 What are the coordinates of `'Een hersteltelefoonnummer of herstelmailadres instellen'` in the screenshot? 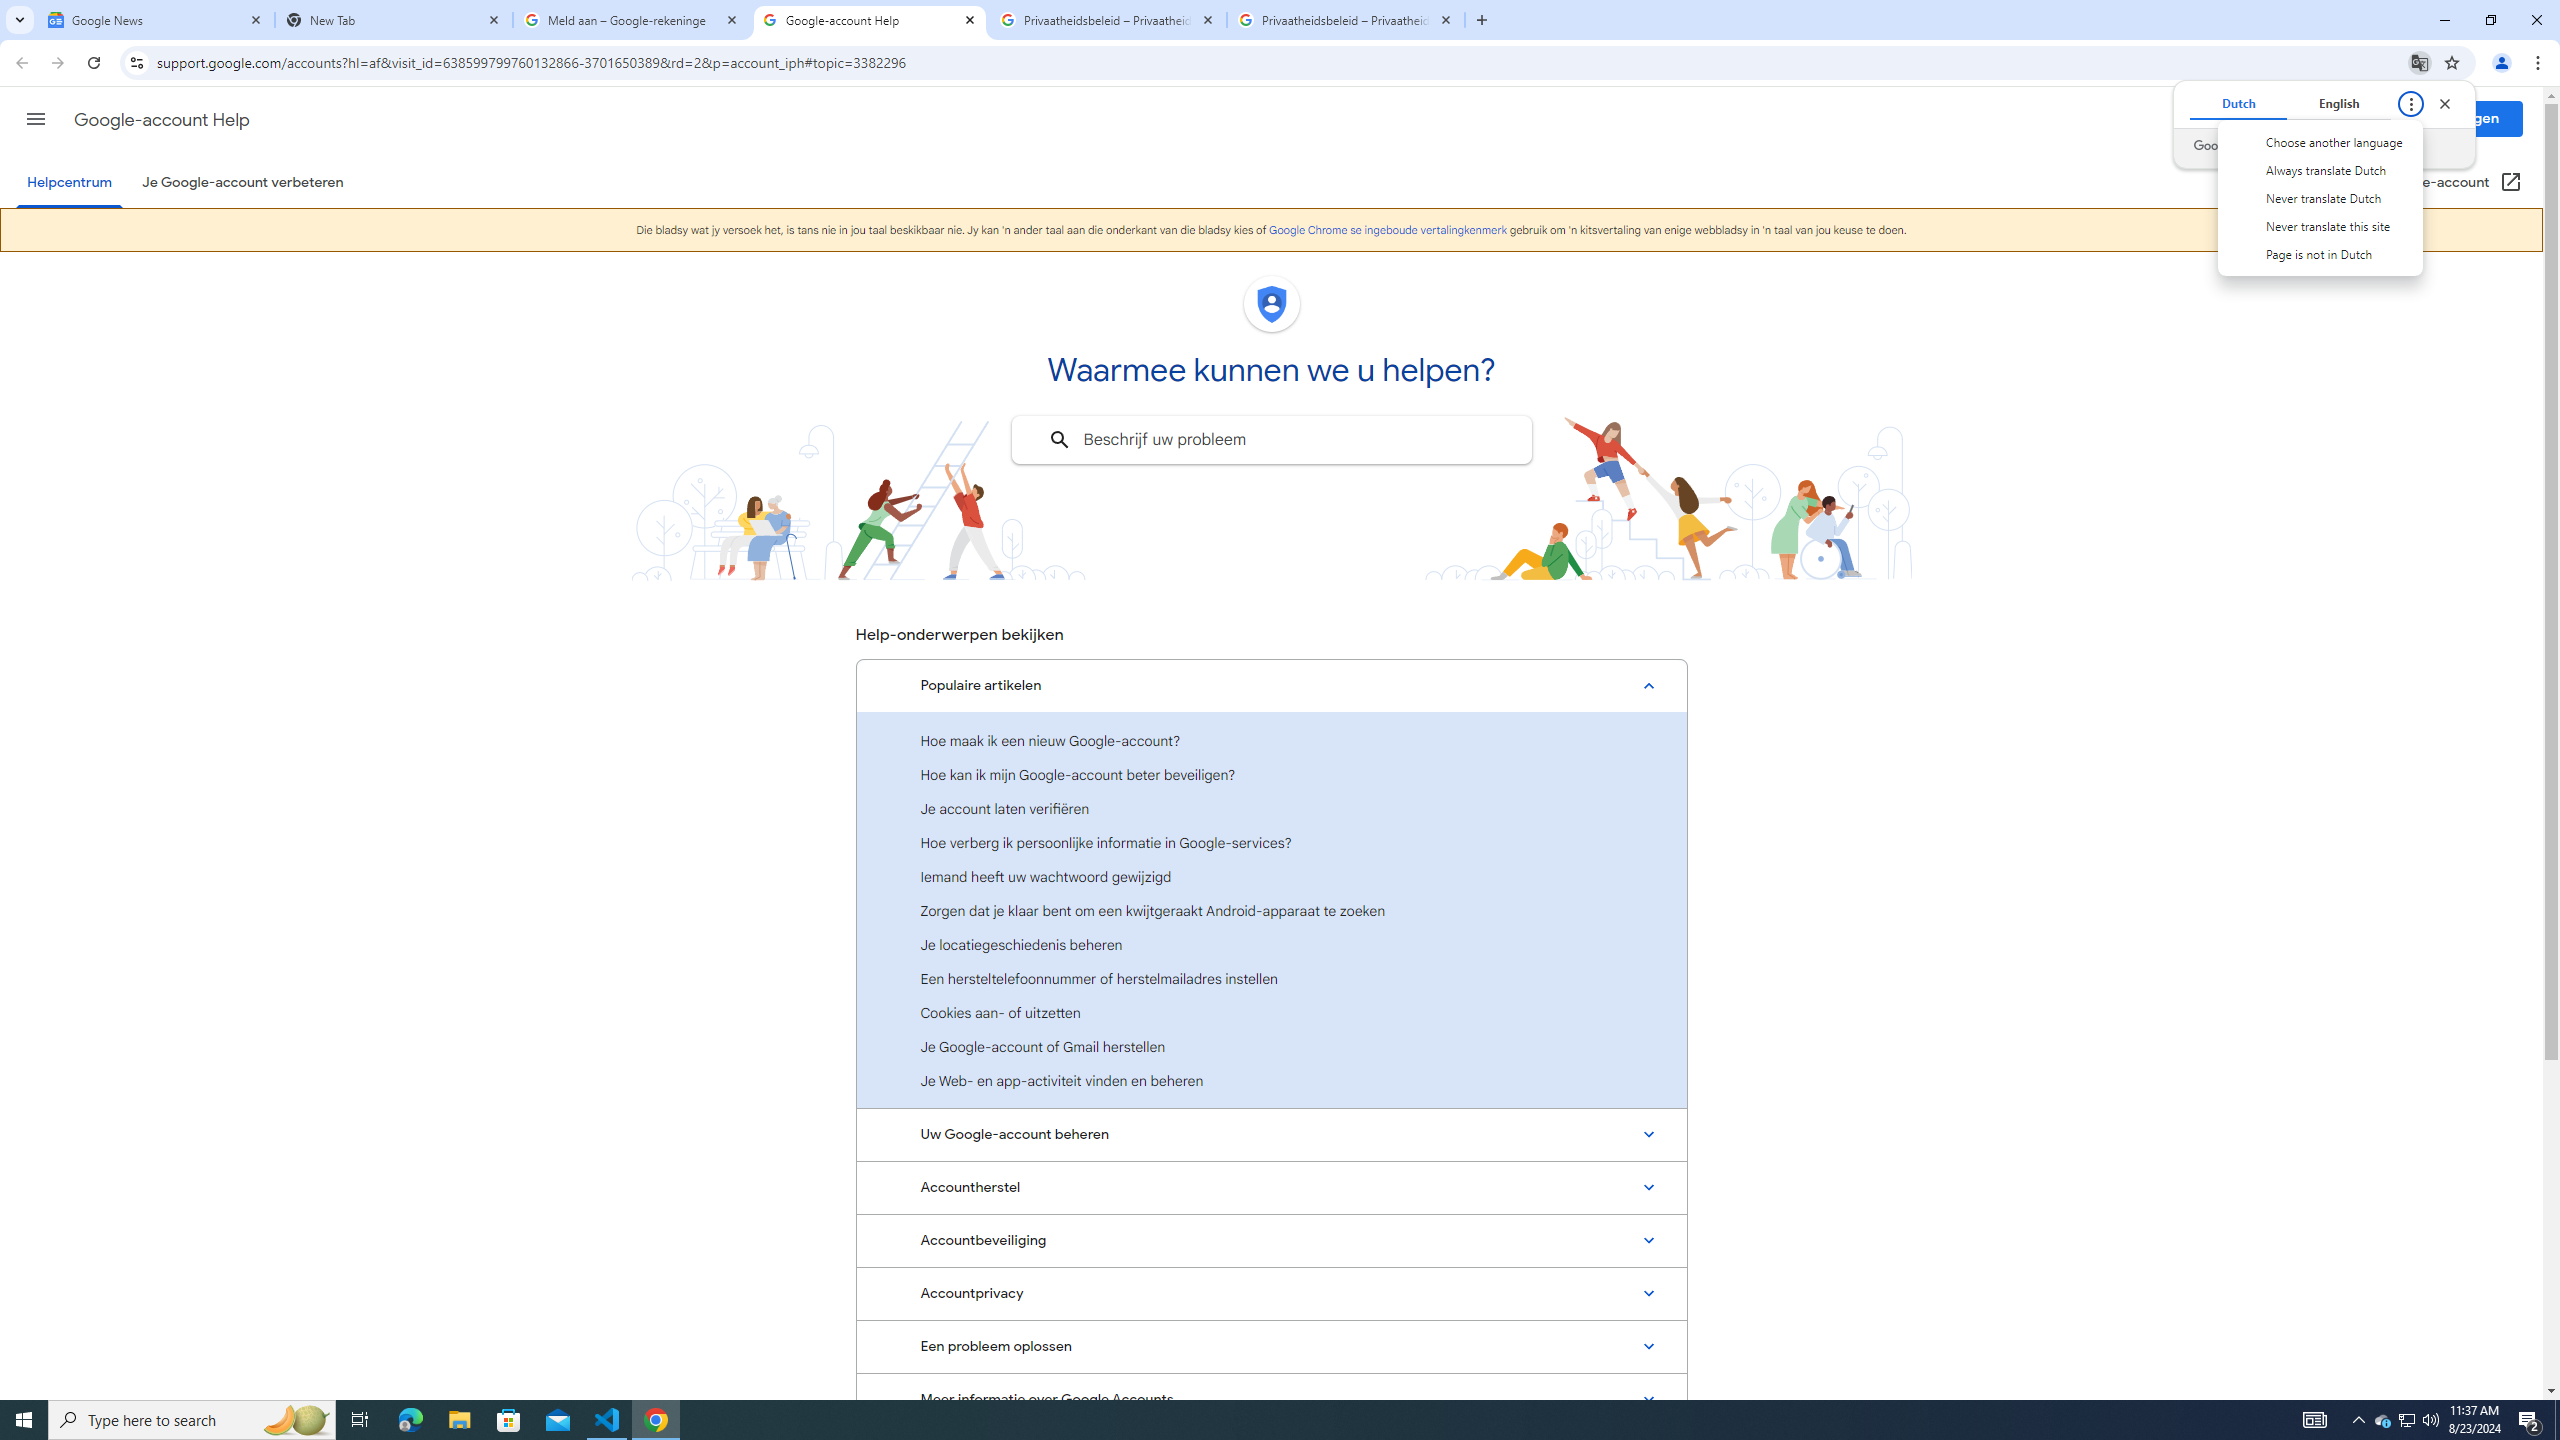 It's located at (1271, 978).